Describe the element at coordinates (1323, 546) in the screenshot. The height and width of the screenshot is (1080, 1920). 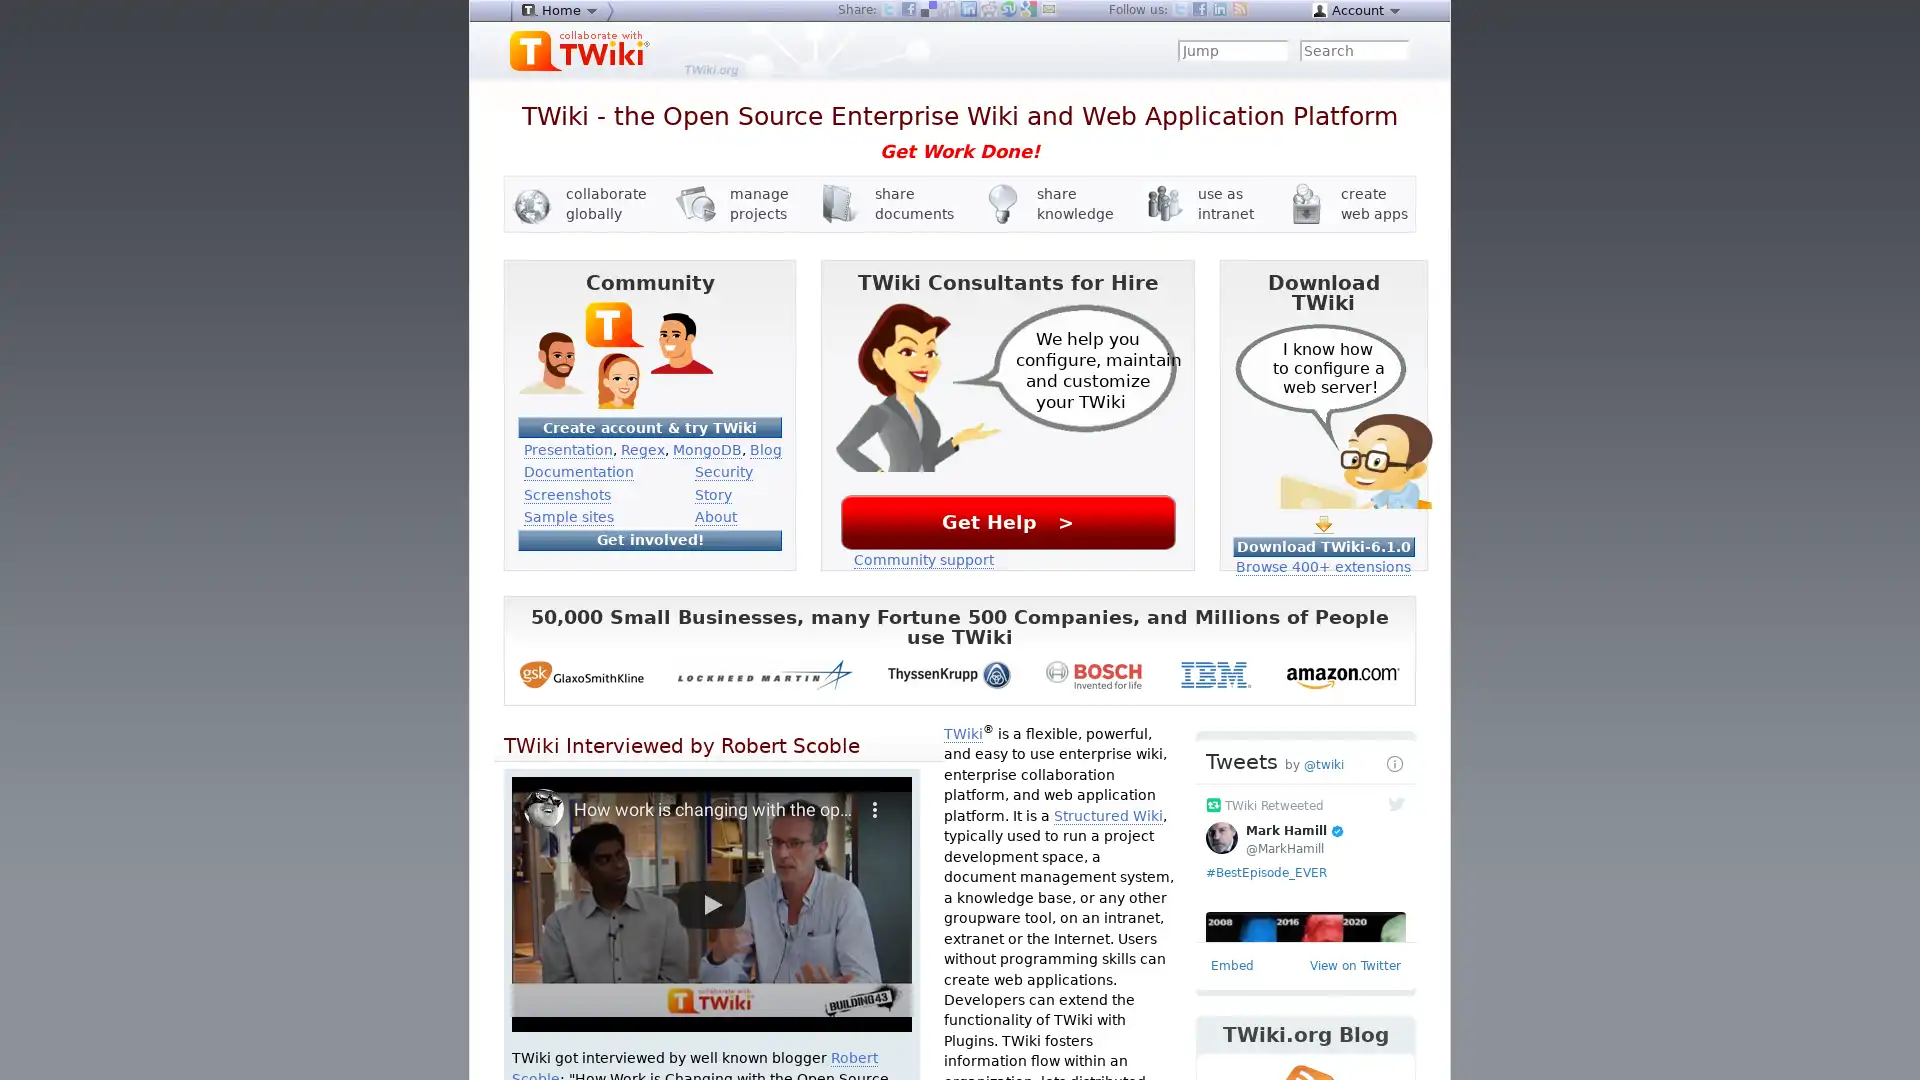
I see `Download TWiki-6.1.0` at that location.